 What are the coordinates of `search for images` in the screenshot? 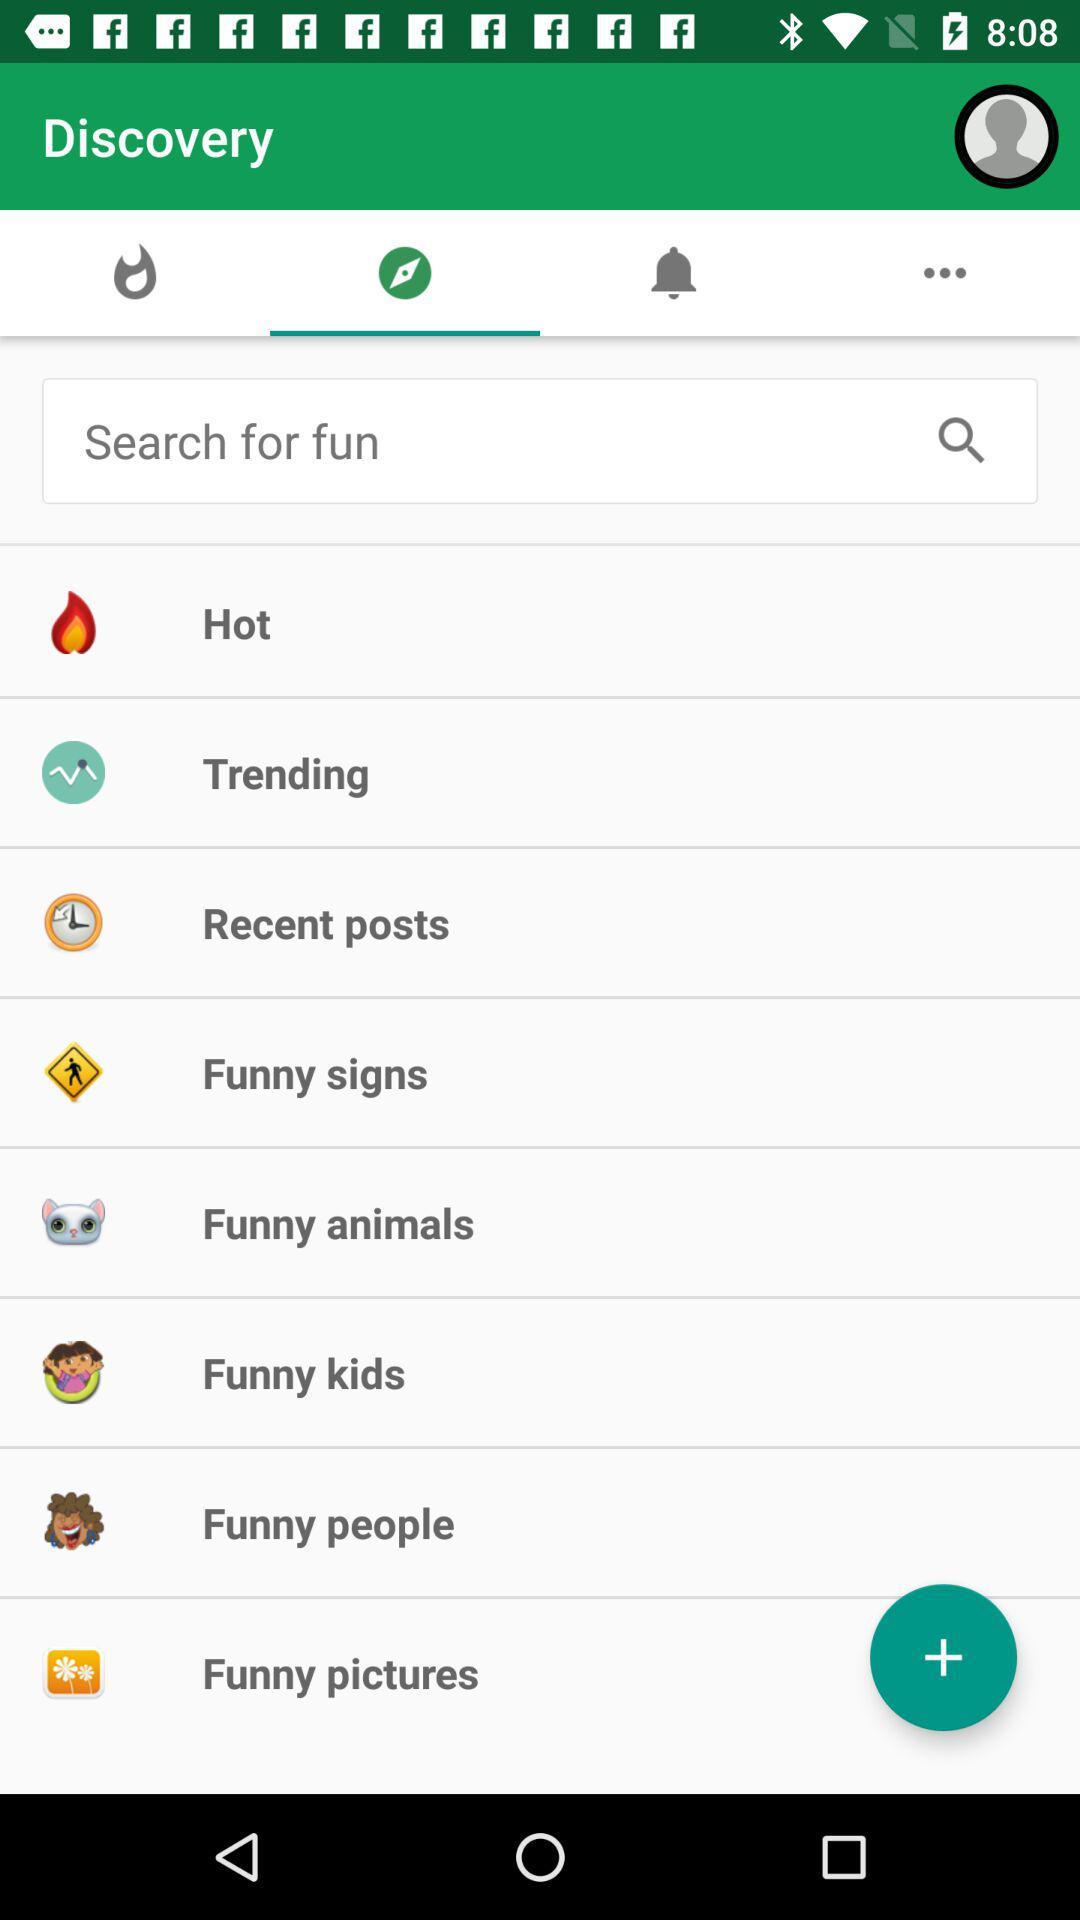 It's located at (491, 439).